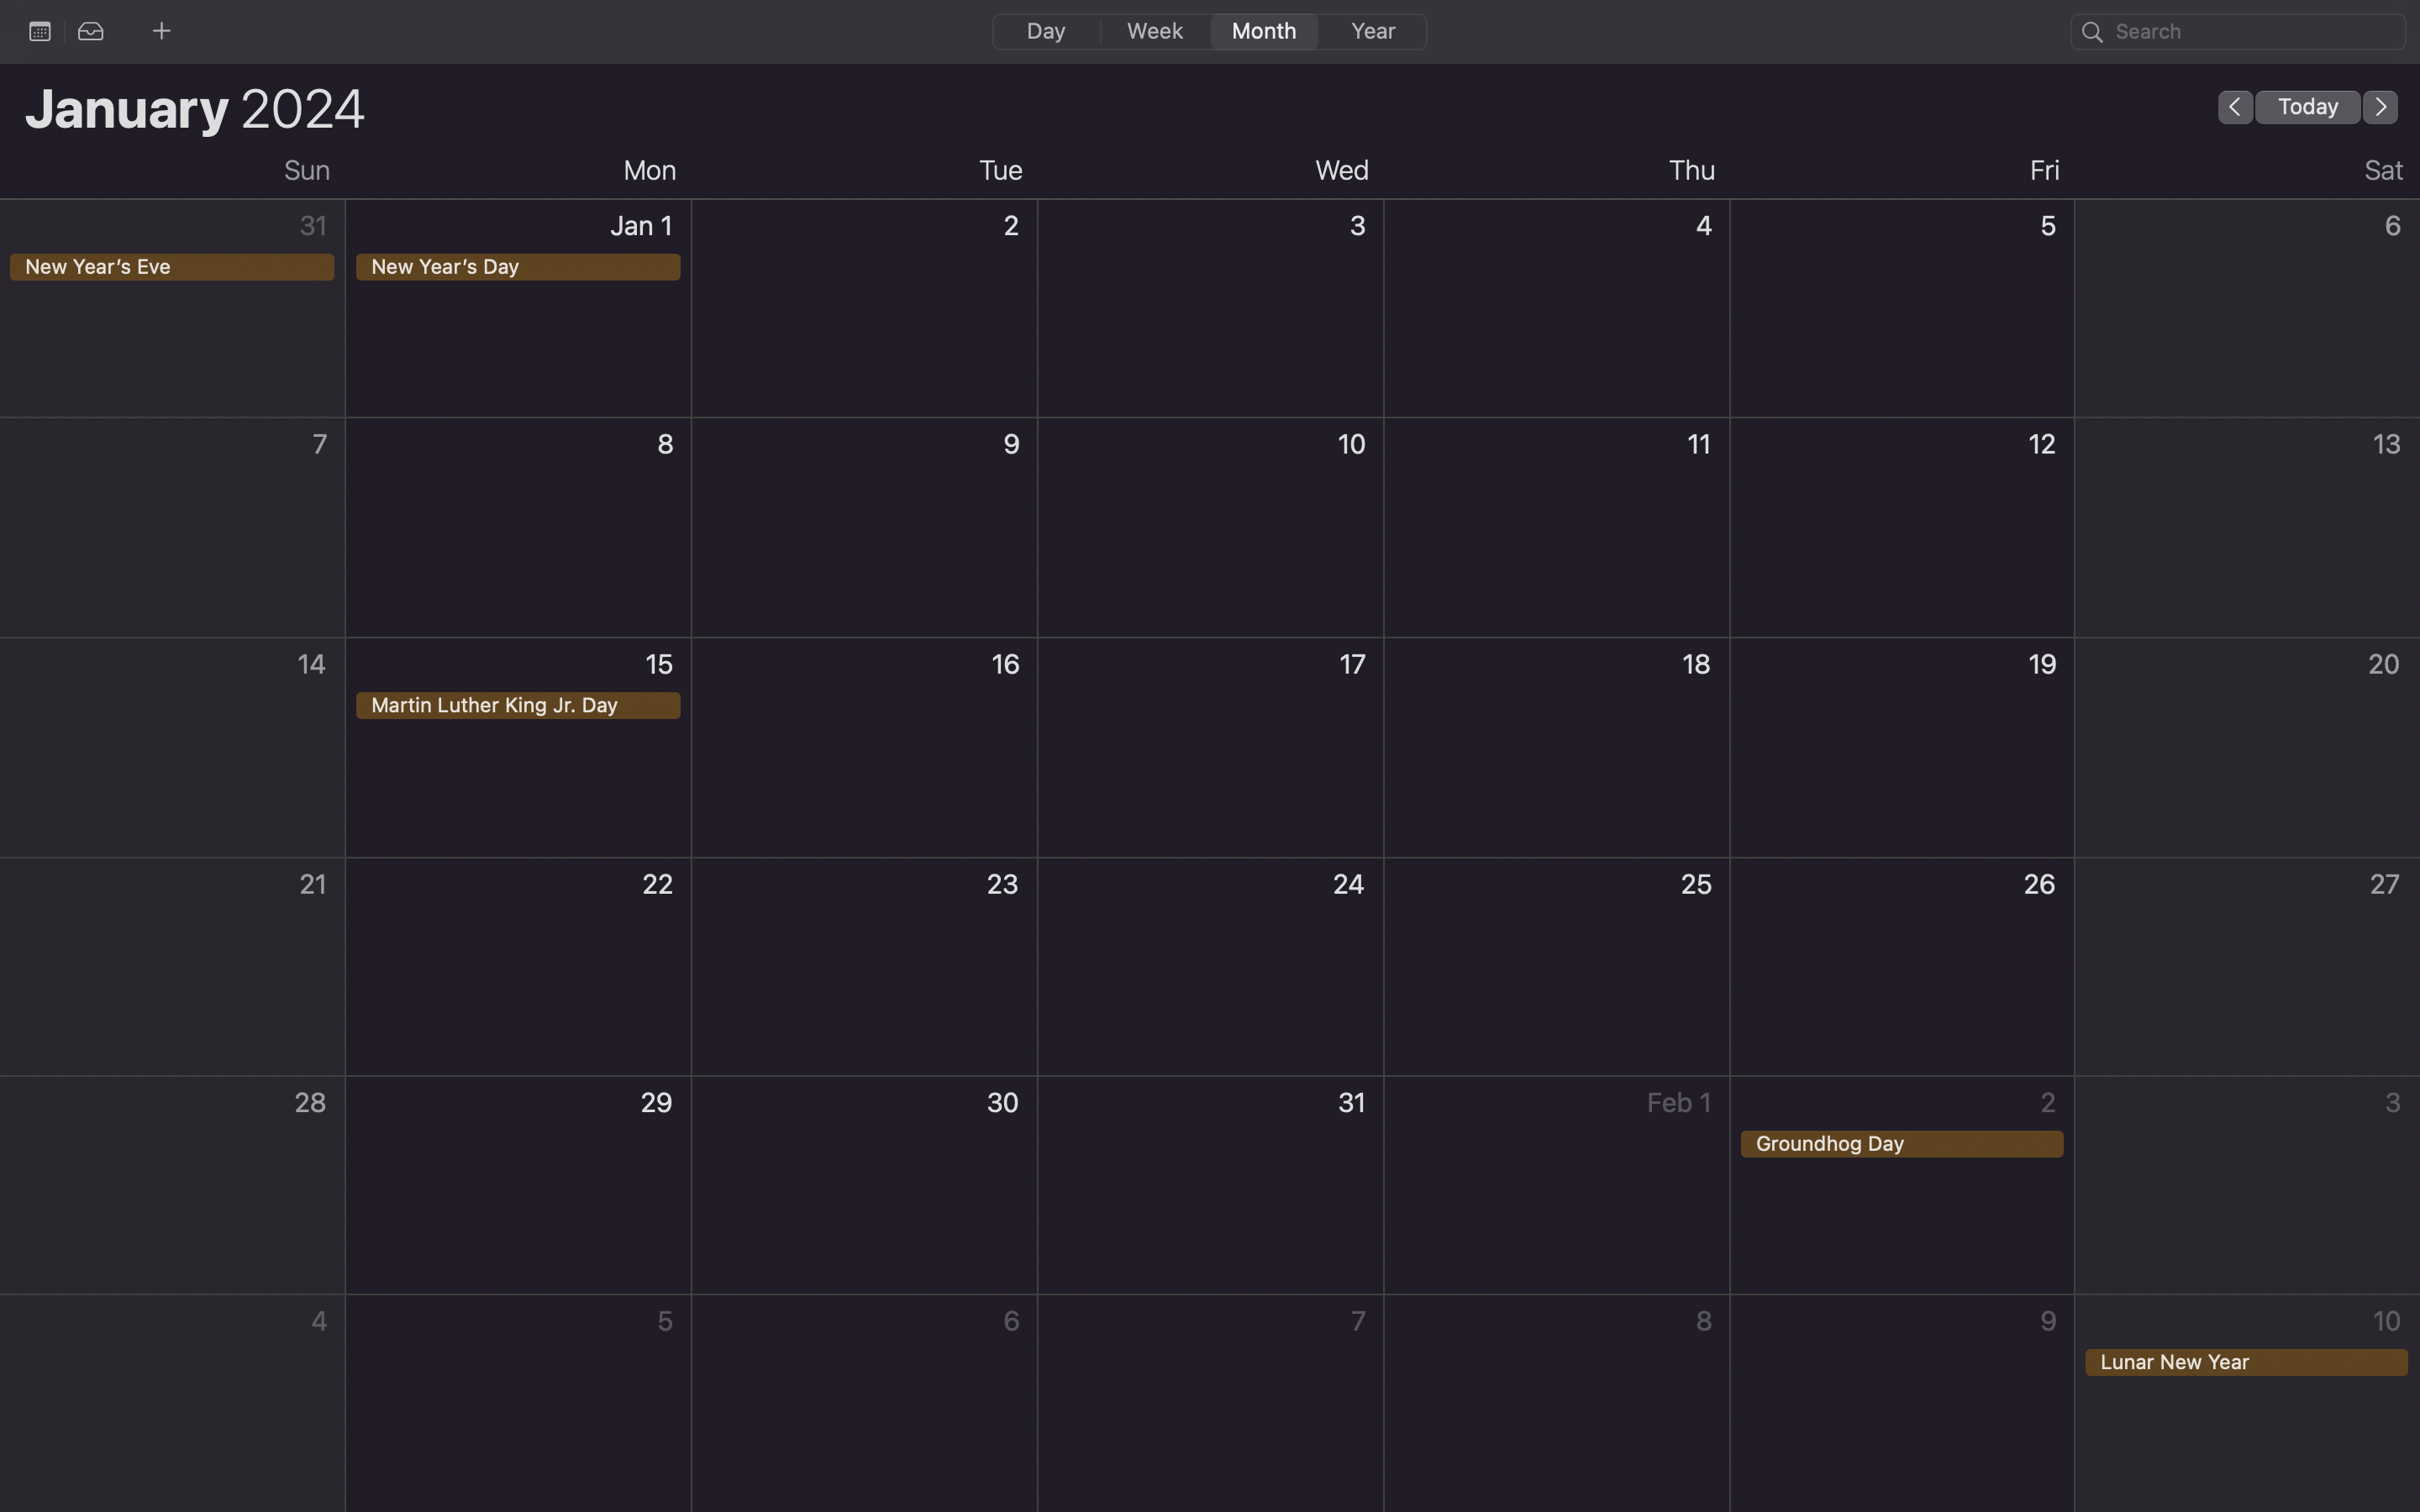 The height and width of the screenshot is (1512, 2420). Describe the element at coordinates (1907, 1187) in the screenshot. I see `Double click to create an event on the ground hog day` at that location.